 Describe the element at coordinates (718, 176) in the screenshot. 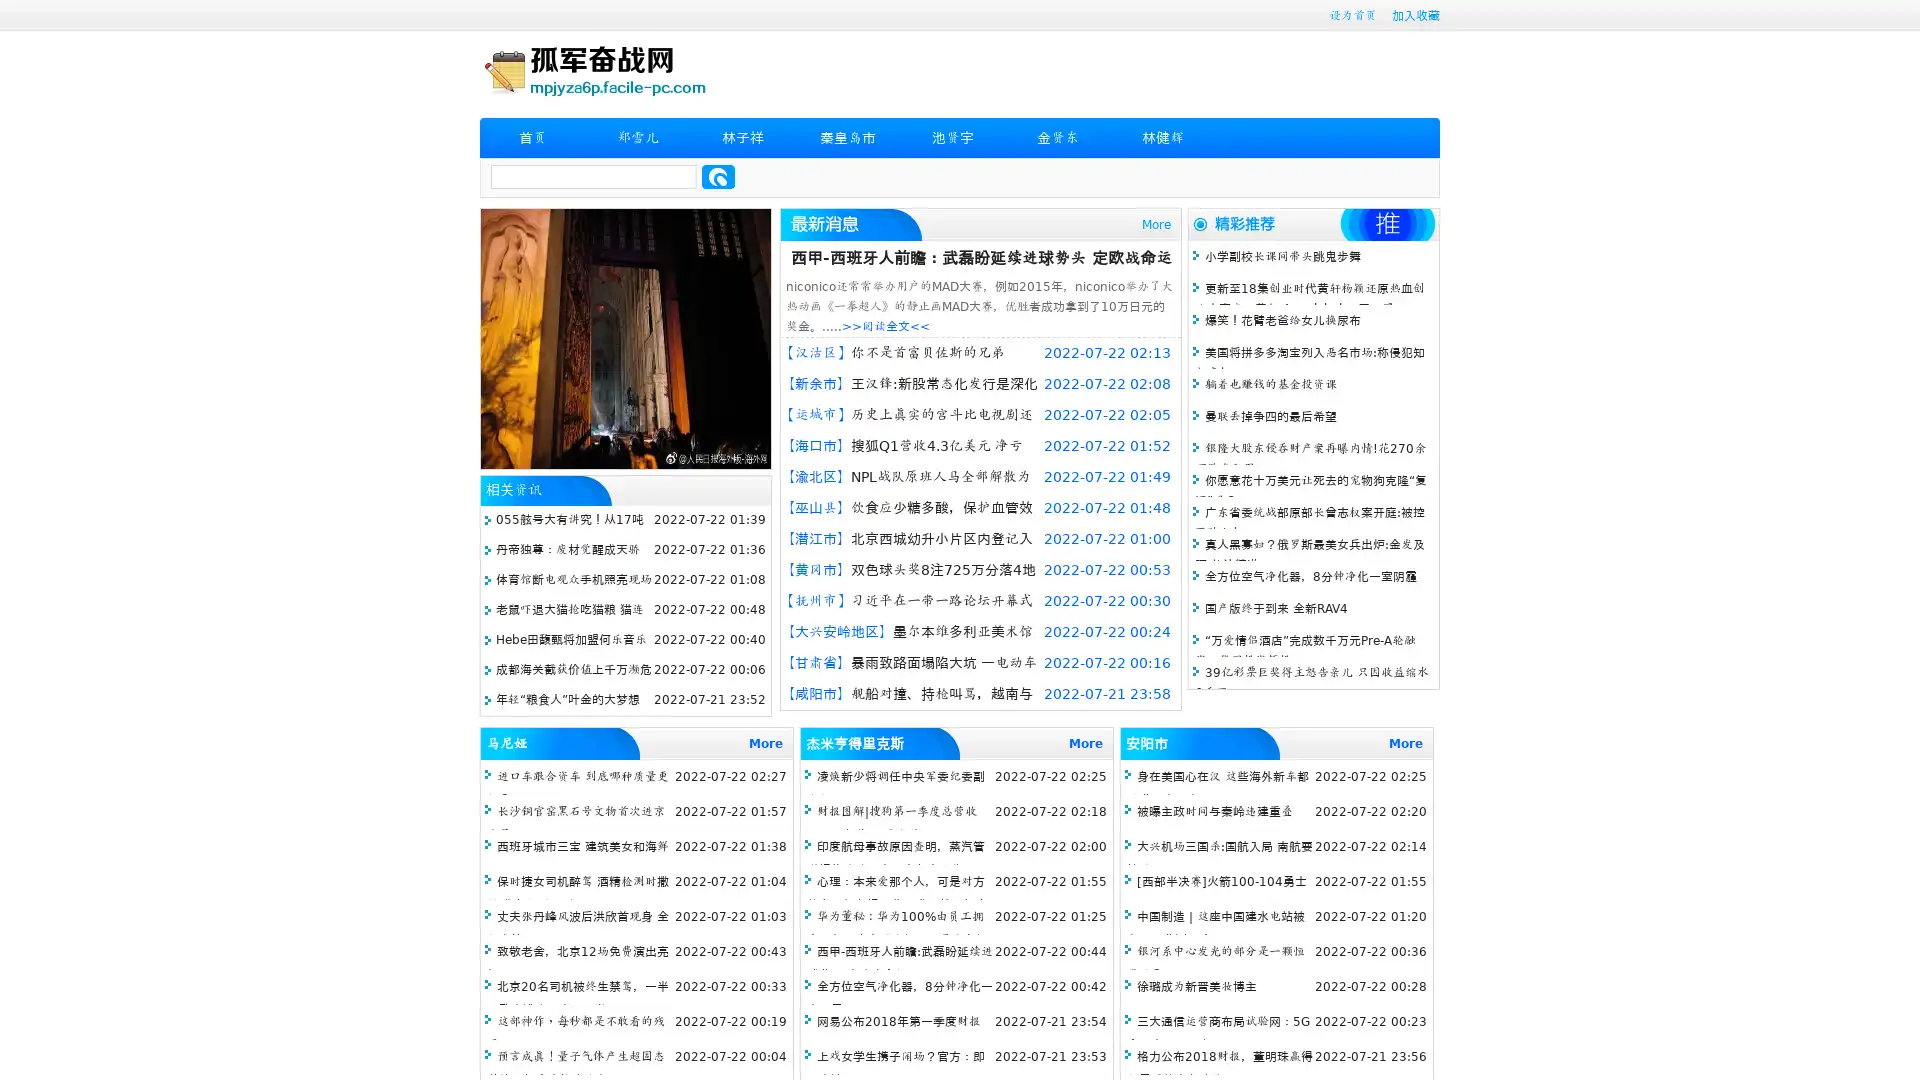

I see `Search` at that location.